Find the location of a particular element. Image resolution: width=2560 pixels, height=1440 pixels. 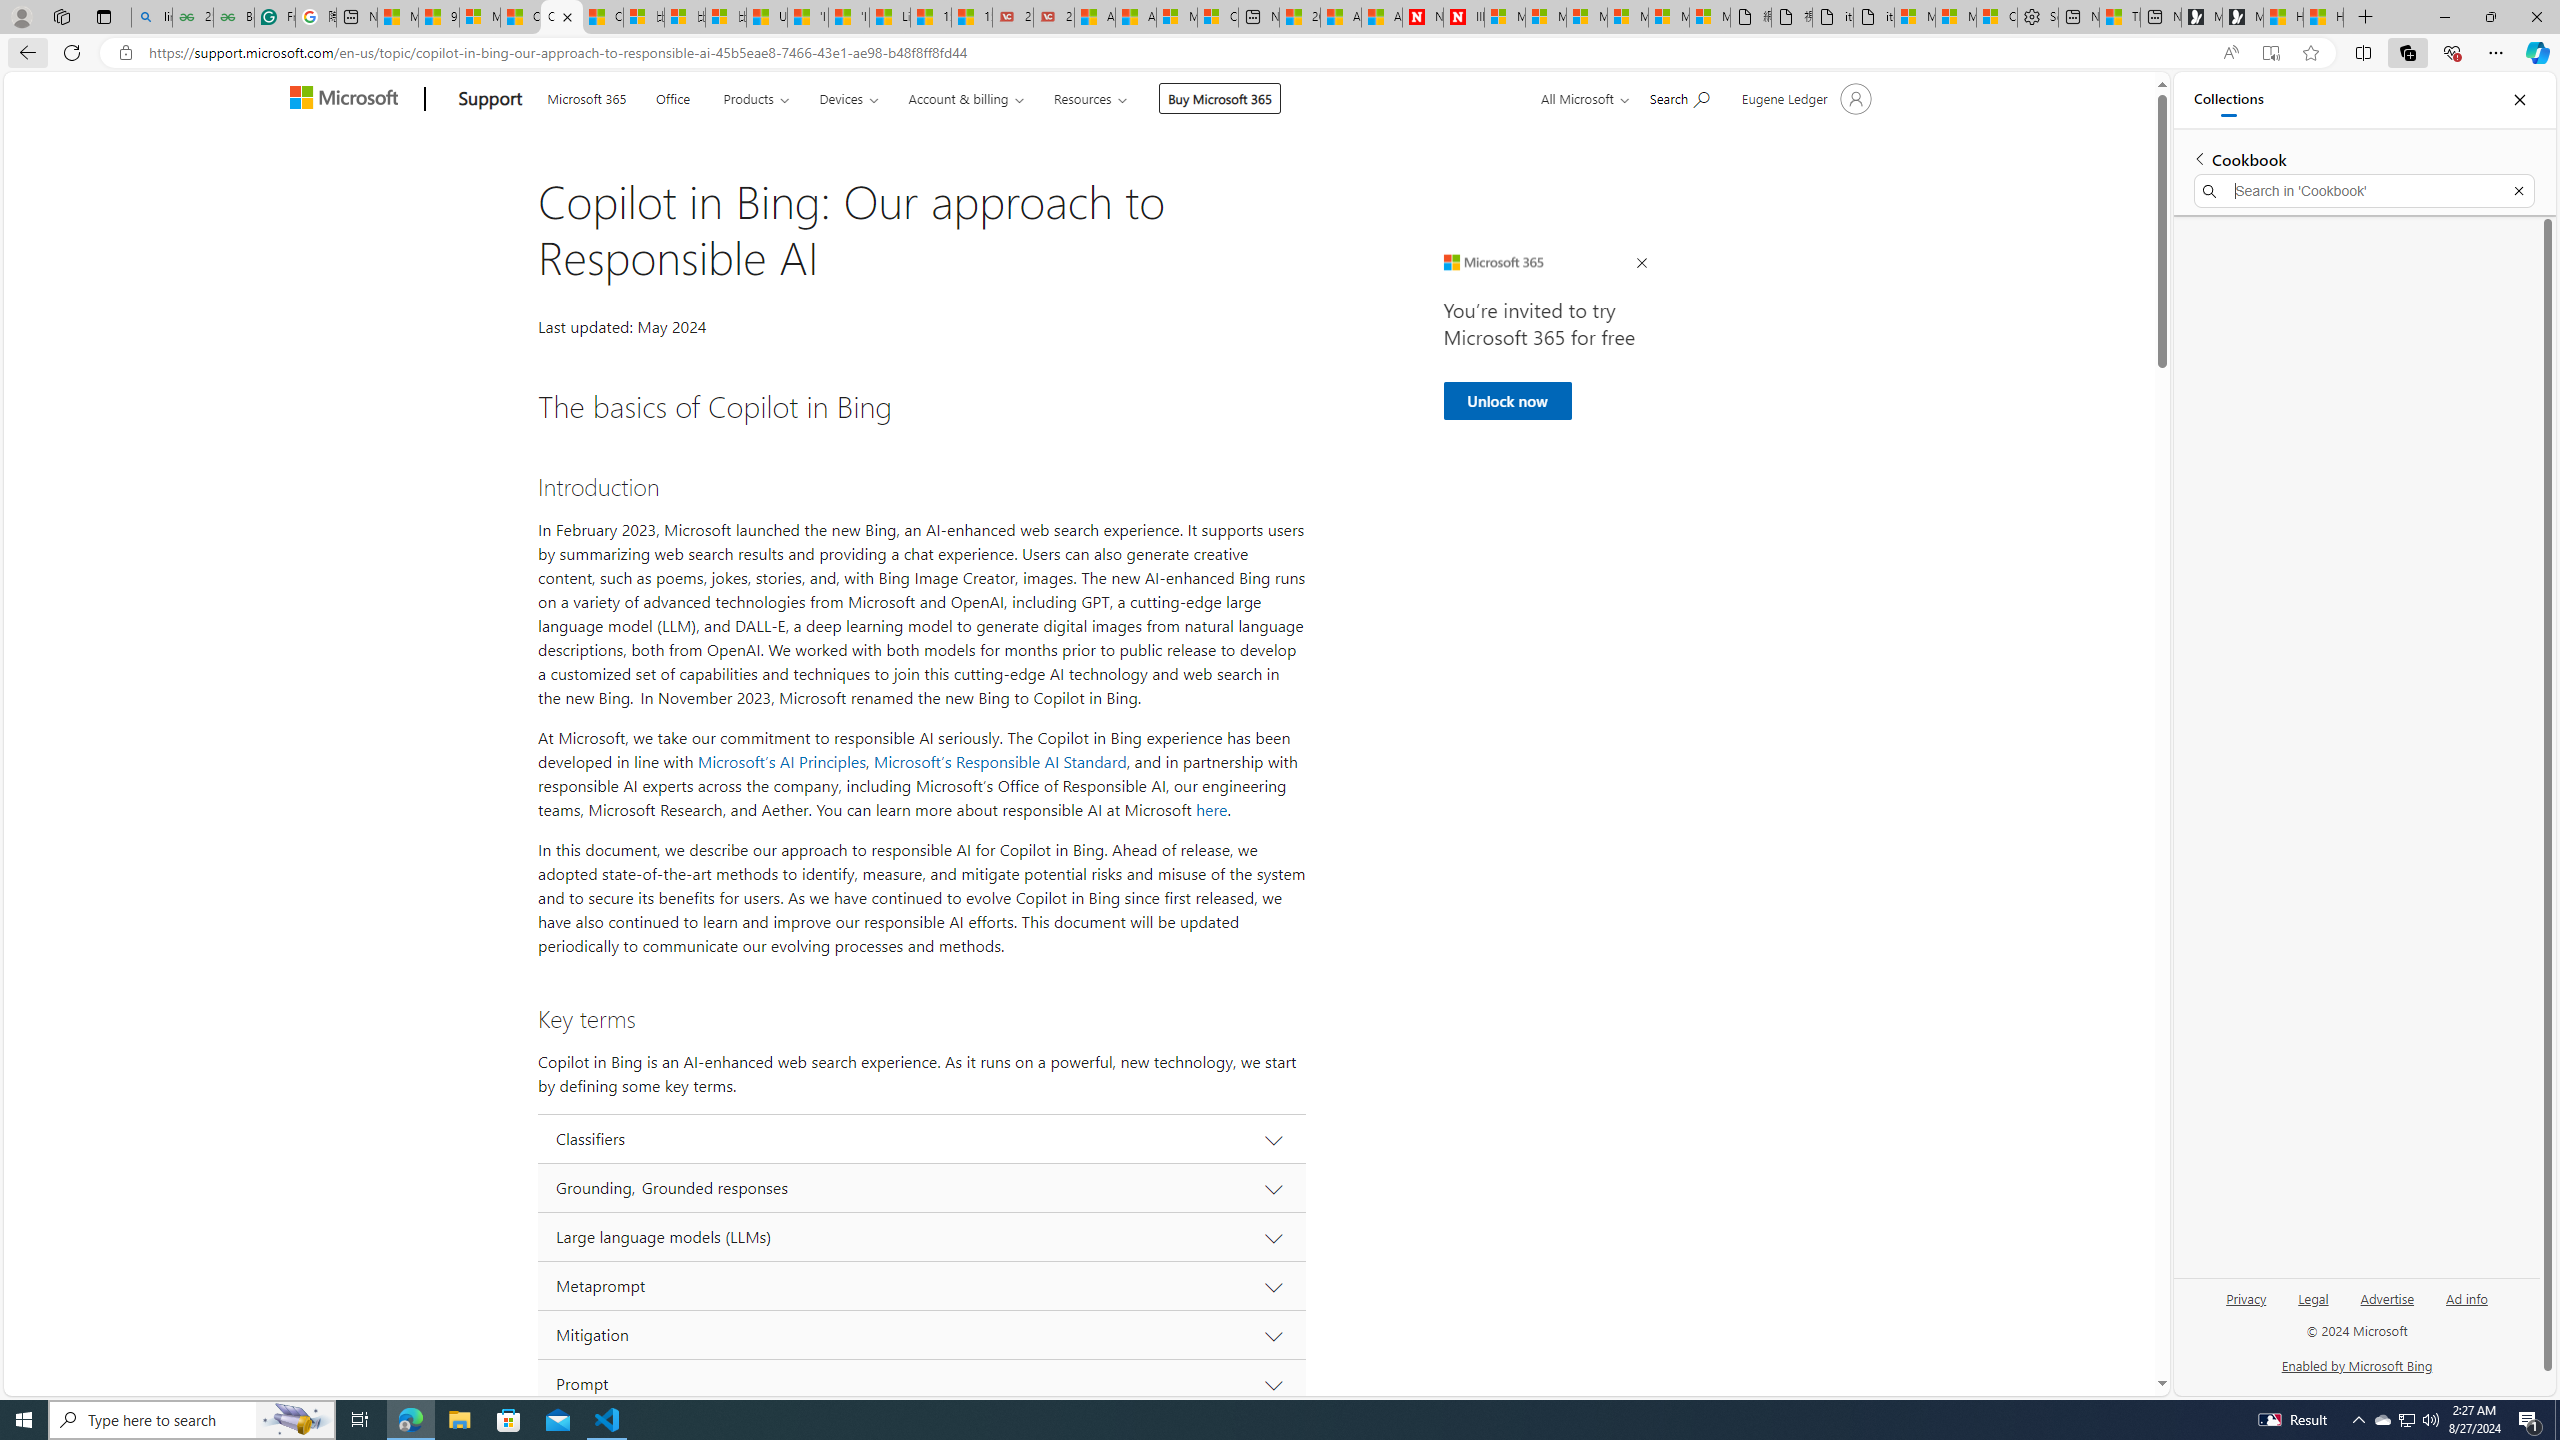

'Buy Microsoft 365' is located at coordinates (1218, 97).